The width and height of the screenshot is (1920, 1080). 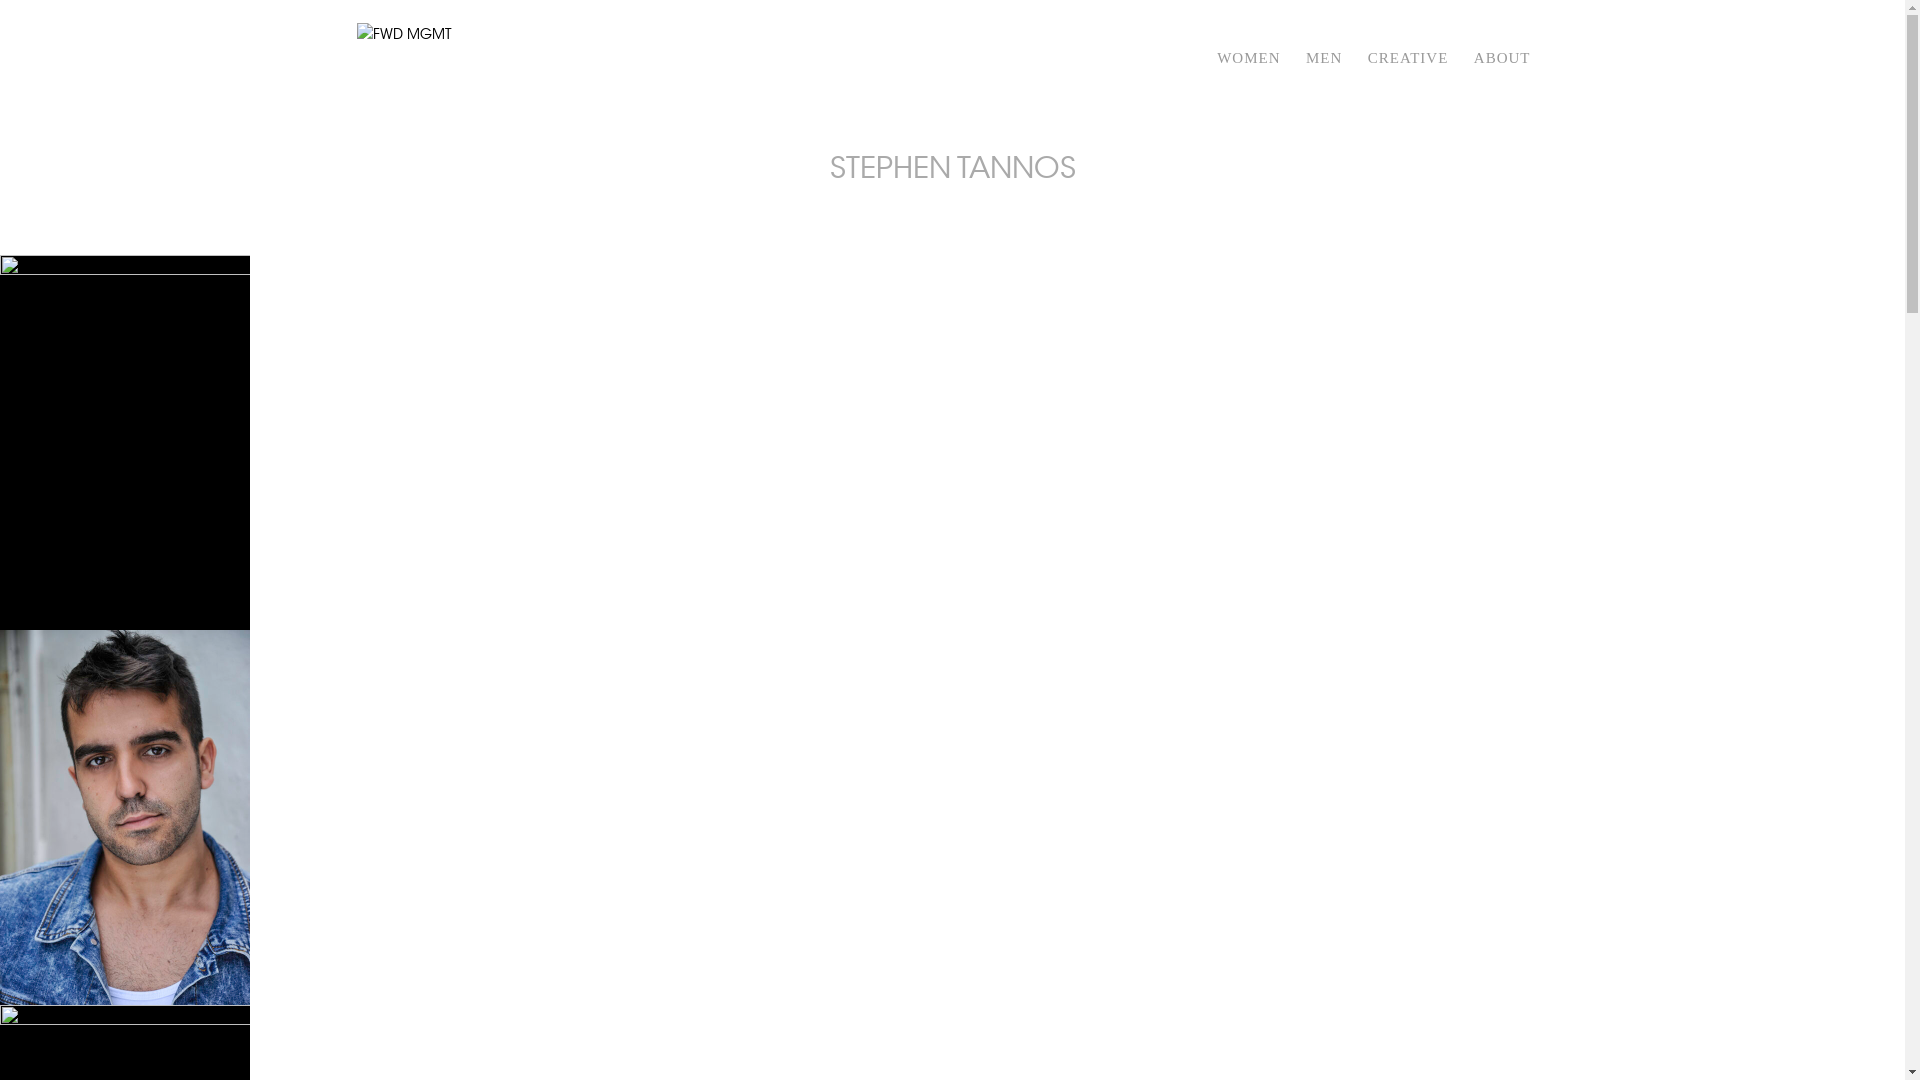 What do you see at coordinates (1502, 82) in the screenshot?
I see `'ABOUT'` at bounding box center [1502, 82].